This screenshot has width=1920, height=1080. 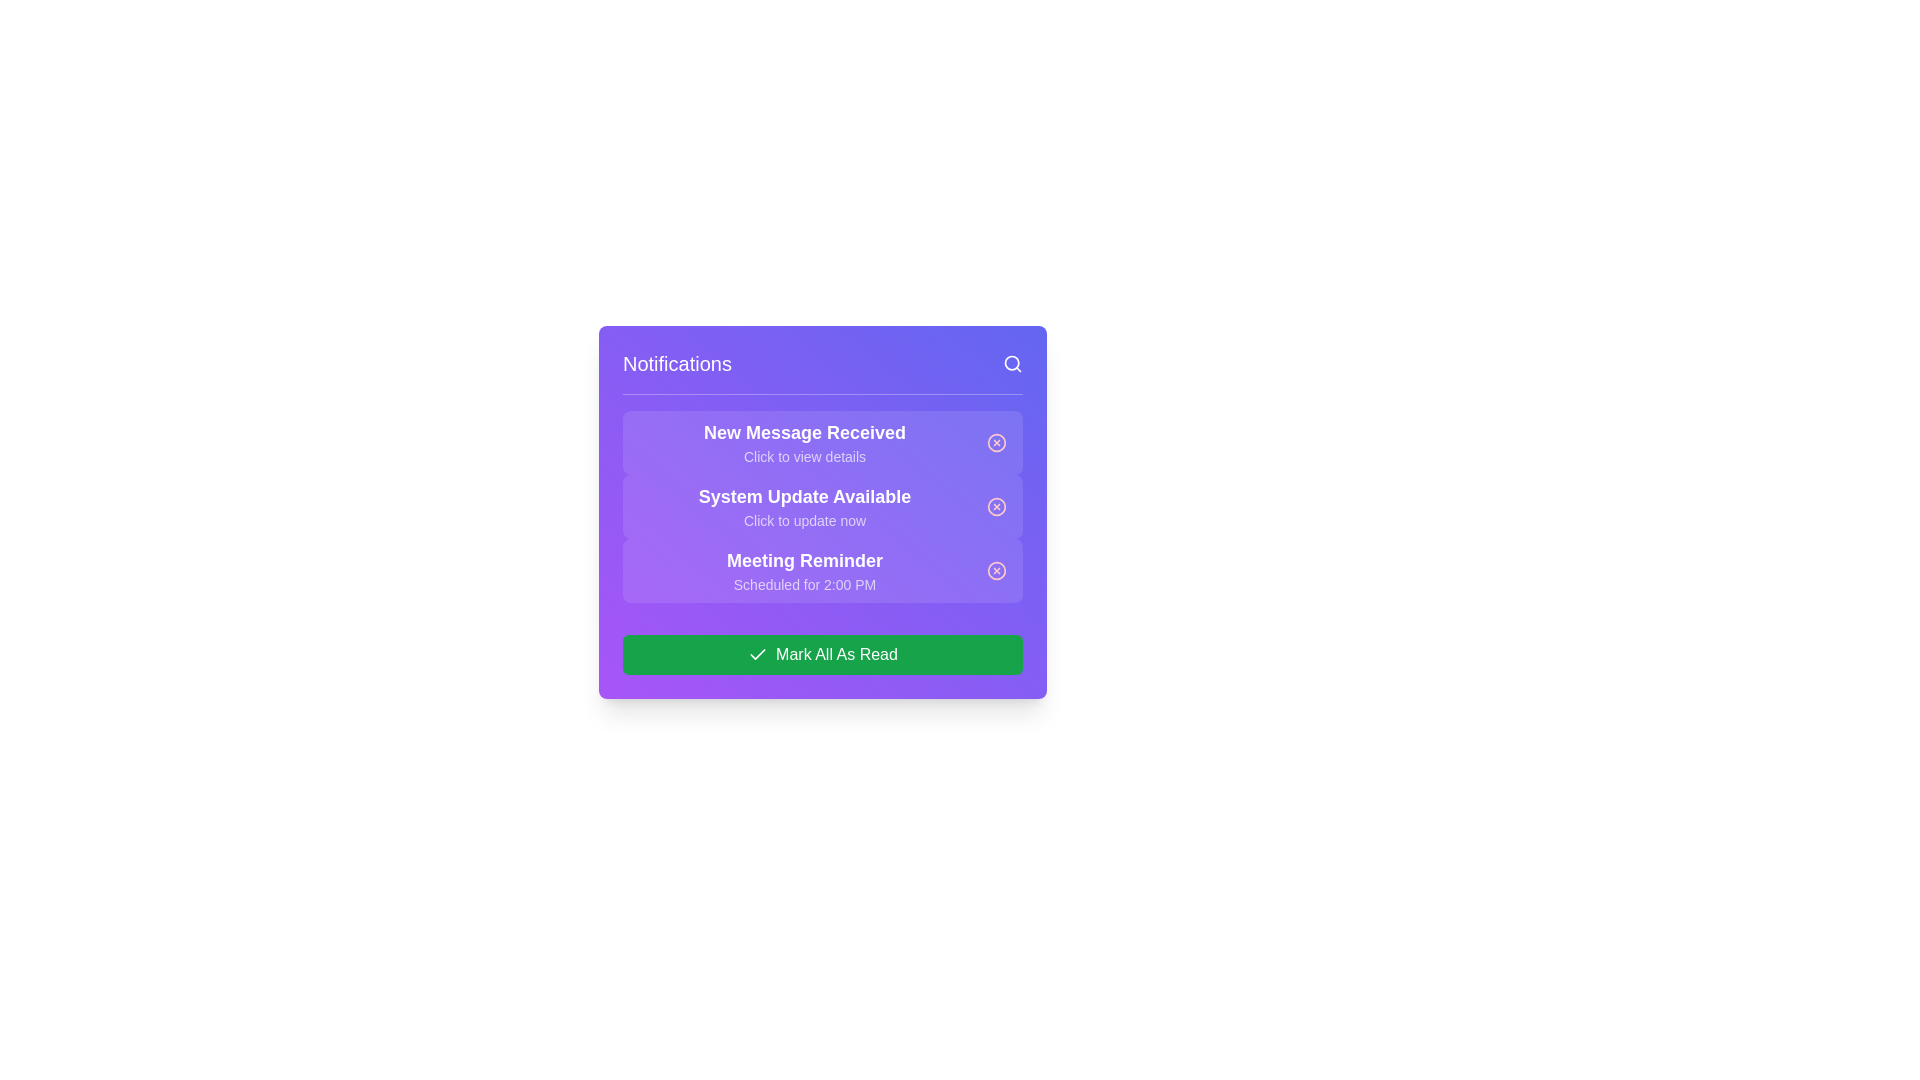 What do you see at coordinates (677, 363) in the screenshot?
I see `the static text label indicating the purpose of the notification panel, which is located at the top-left corner of a purple panel and aligned horizontally with a search icon` at bounding box center [677, 363].